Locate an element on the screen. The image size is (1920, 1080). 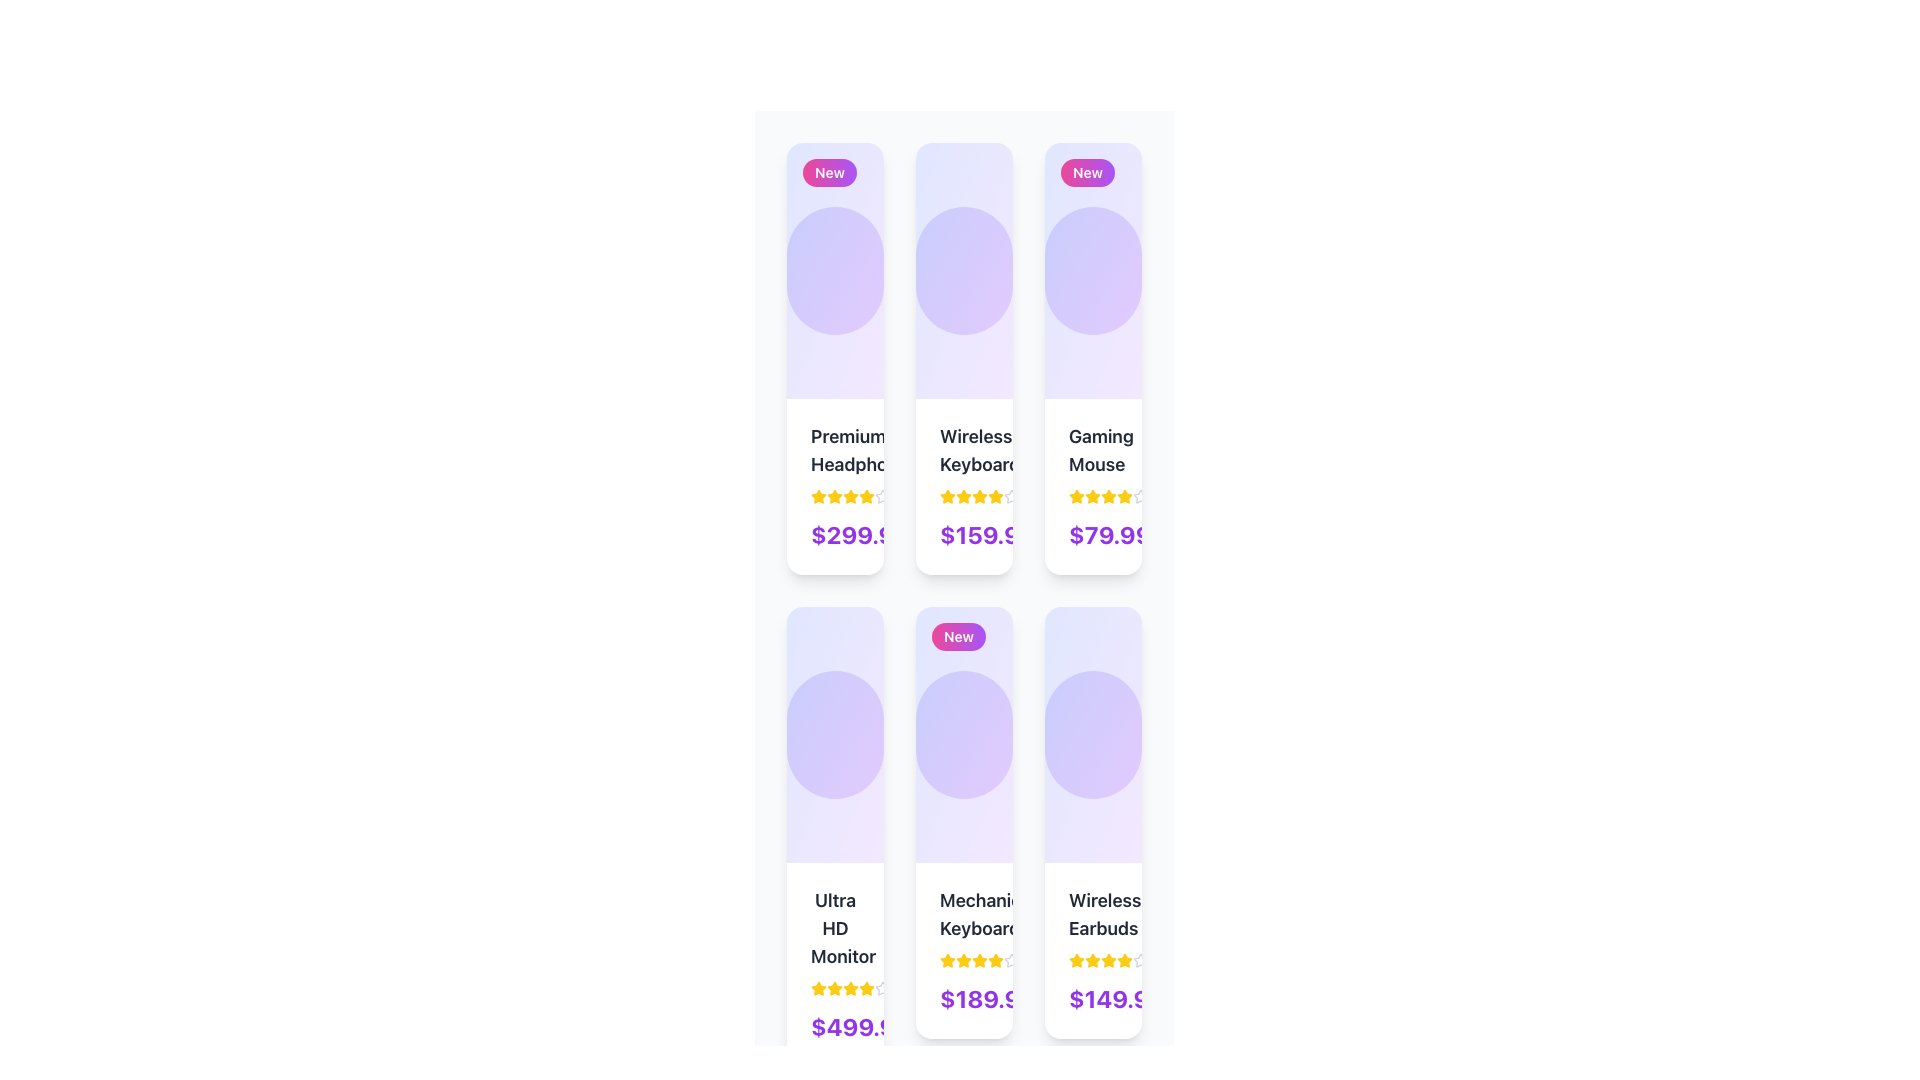
the fifth star in the group of six stars under the 'Wireless Keyboard' item using accessibility tools is located at coordinates (979, 496).